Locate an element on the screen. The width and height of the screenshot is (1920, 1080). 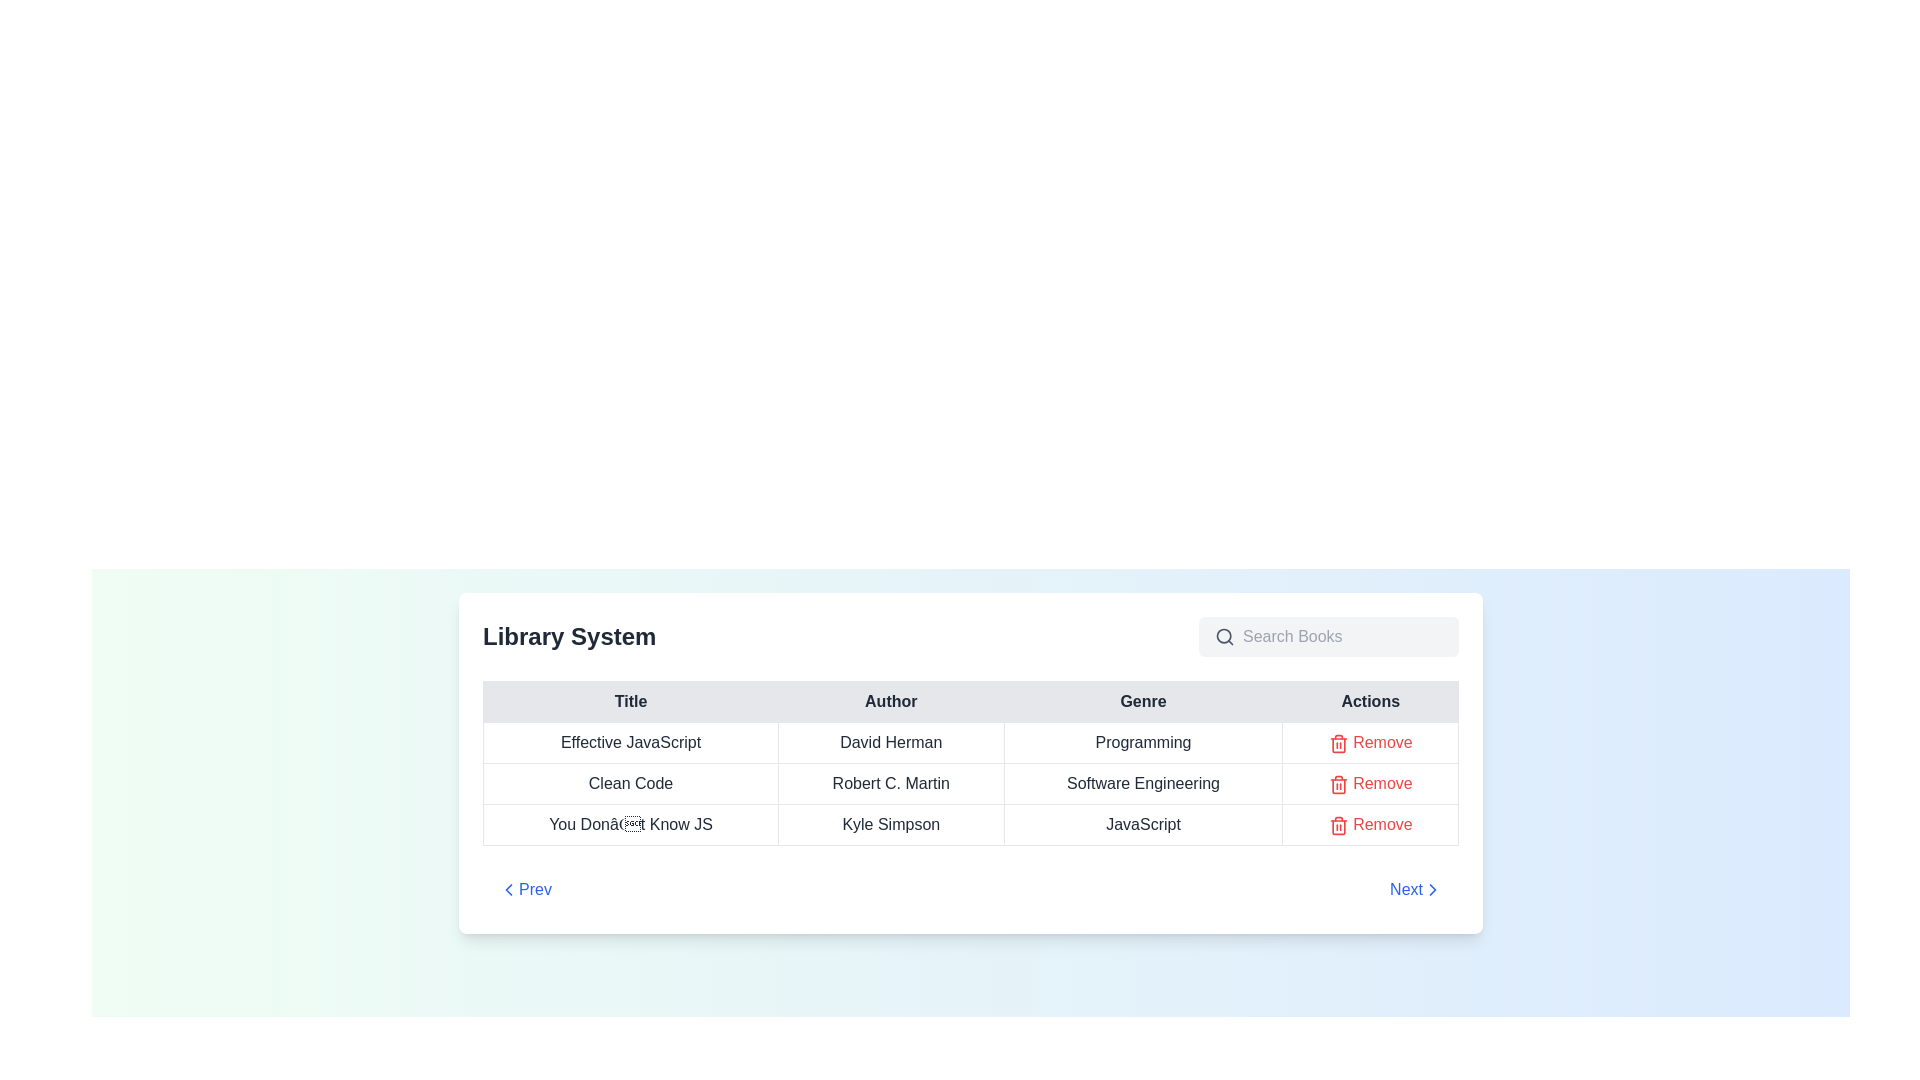
the remove button for 'Clean Code' by Robert C. Martin located in the rightmost column under the 'Actions' header is located at coordinates (1369, 782).